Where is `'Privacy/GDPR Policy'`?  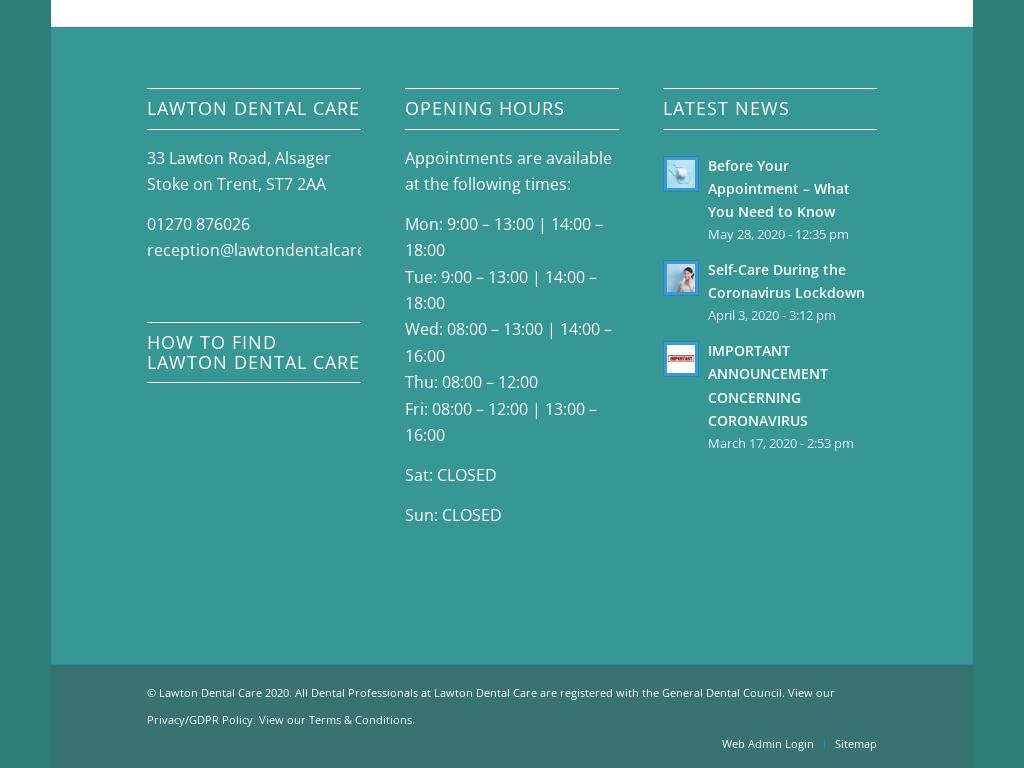 'Privacy/GDPR Policy' is located at coordinates (199, 717).